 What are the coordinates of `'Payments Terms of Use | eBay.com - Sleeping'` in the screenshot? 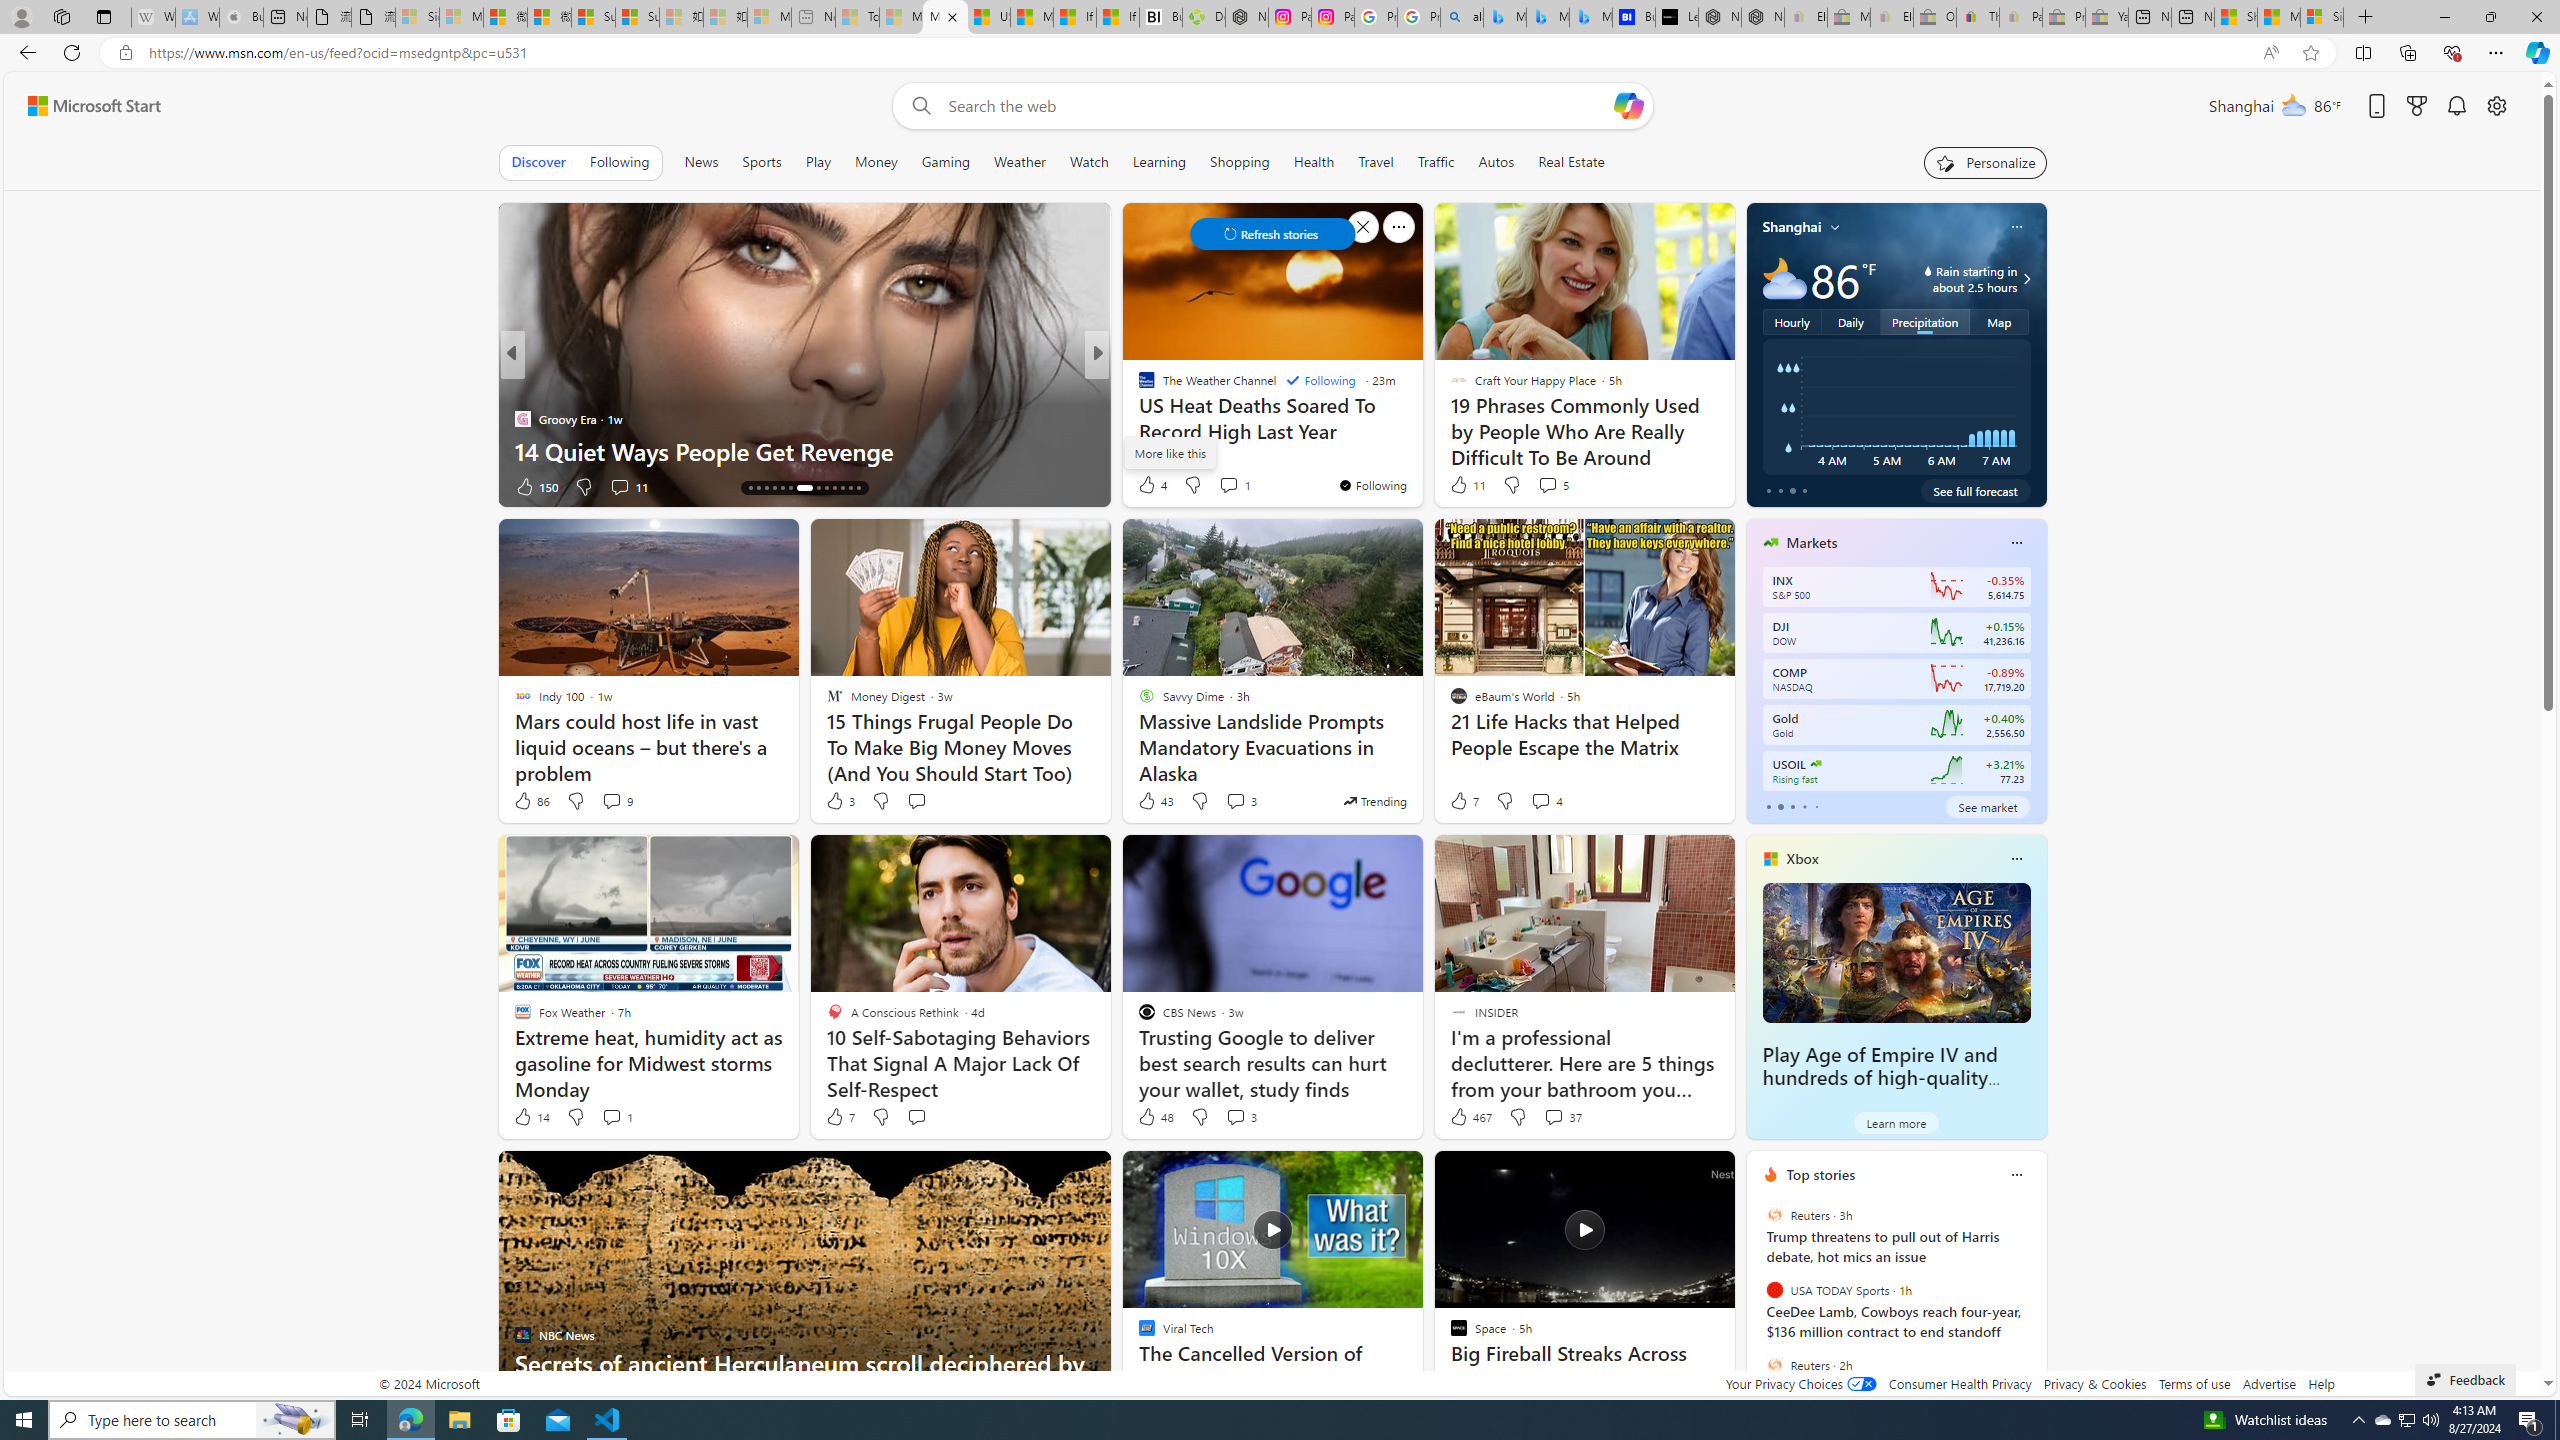 It's located at (2021, 16).